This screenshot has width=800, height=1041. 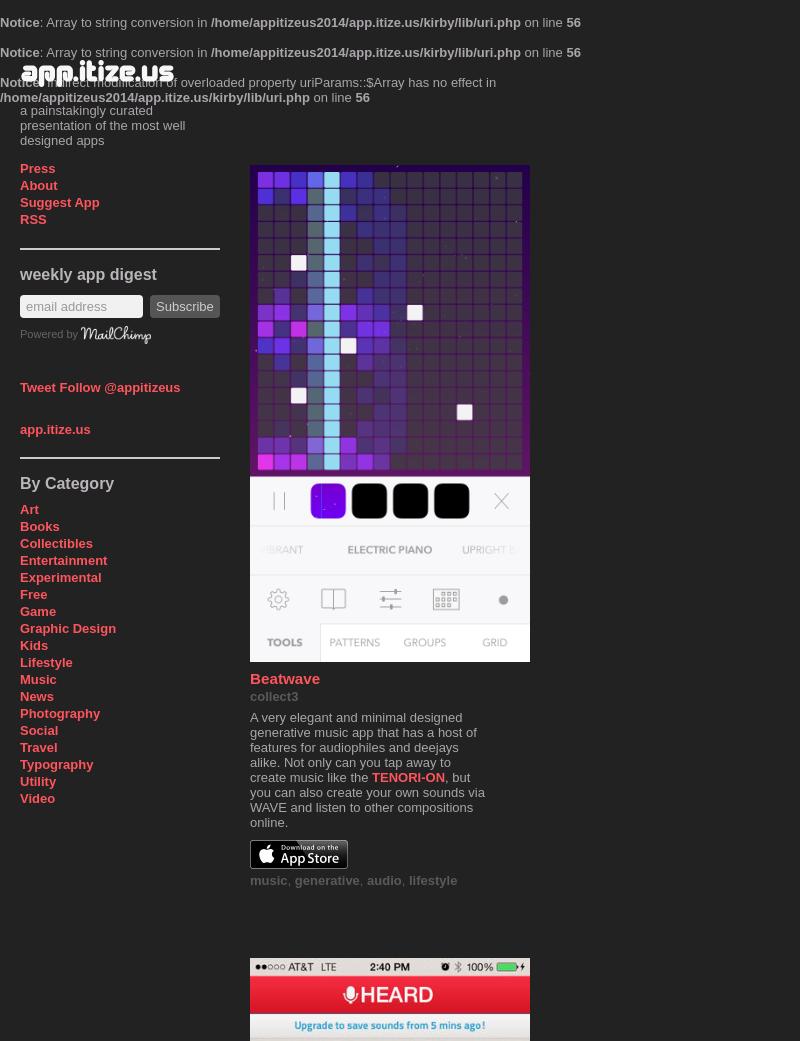 What do you see at coordinates (33, 643) in the screenshot?
I see `'Kids'` at bounding box center [33, 643].